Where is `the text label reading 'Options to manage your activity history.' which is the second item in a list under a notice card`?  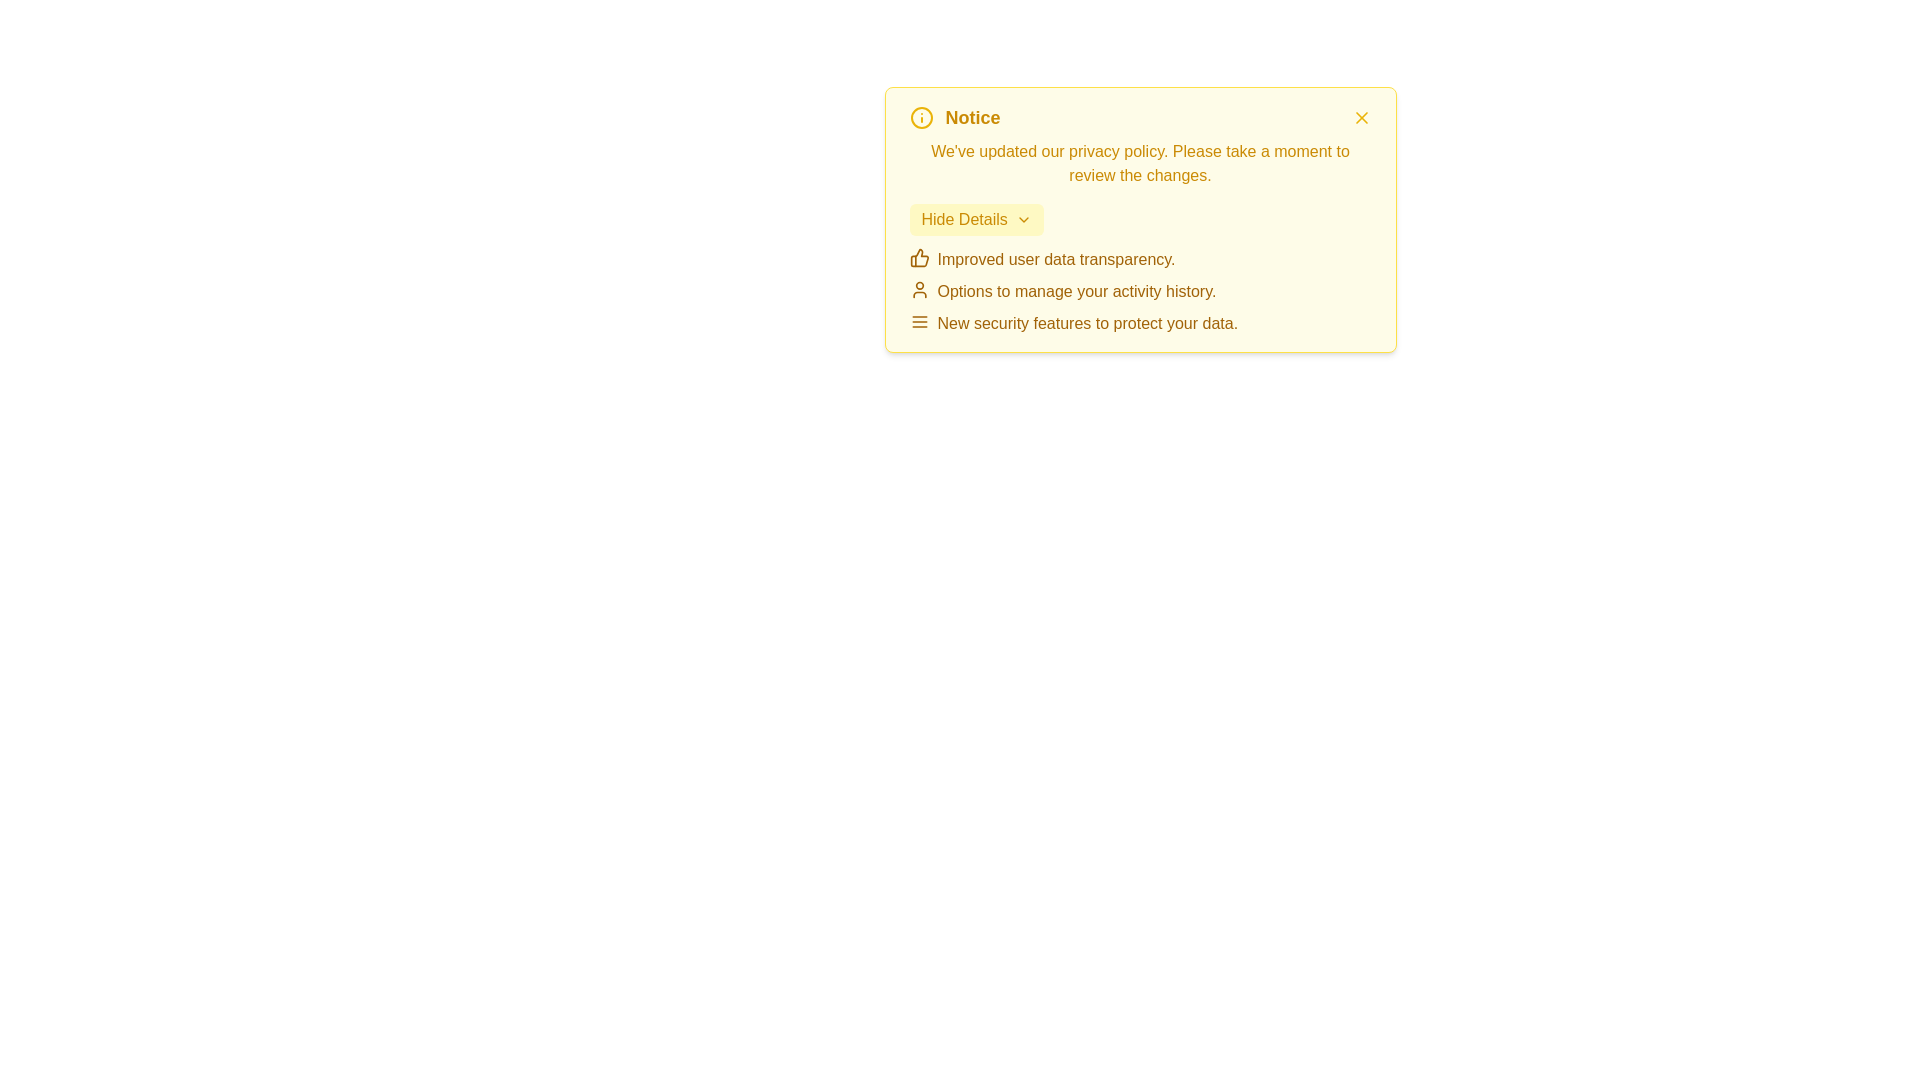 the text label reading 'Options to manage your activity history.' which is the second item in a list under a notice card is located at coordinates (1075, 292).